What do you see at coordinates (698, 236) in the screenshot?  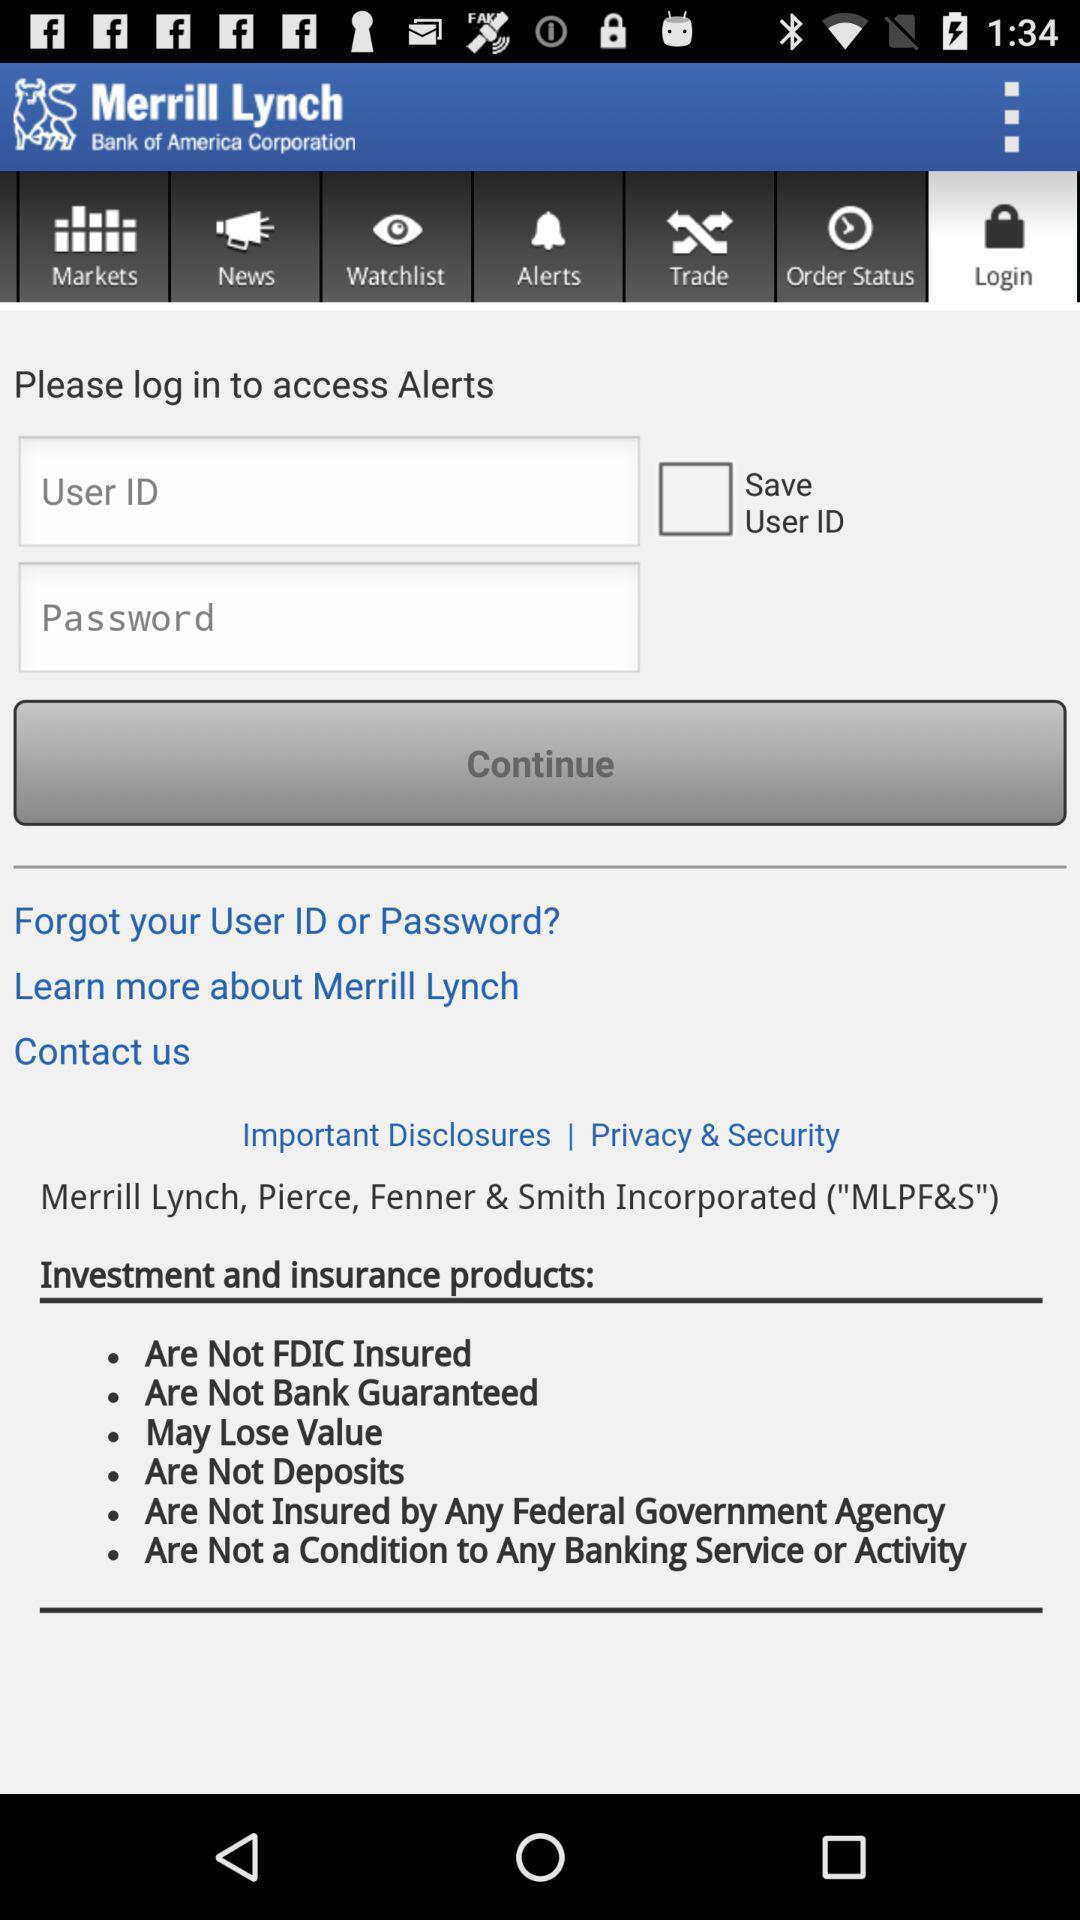 I see `trade button` at bounding box center [698, 236].